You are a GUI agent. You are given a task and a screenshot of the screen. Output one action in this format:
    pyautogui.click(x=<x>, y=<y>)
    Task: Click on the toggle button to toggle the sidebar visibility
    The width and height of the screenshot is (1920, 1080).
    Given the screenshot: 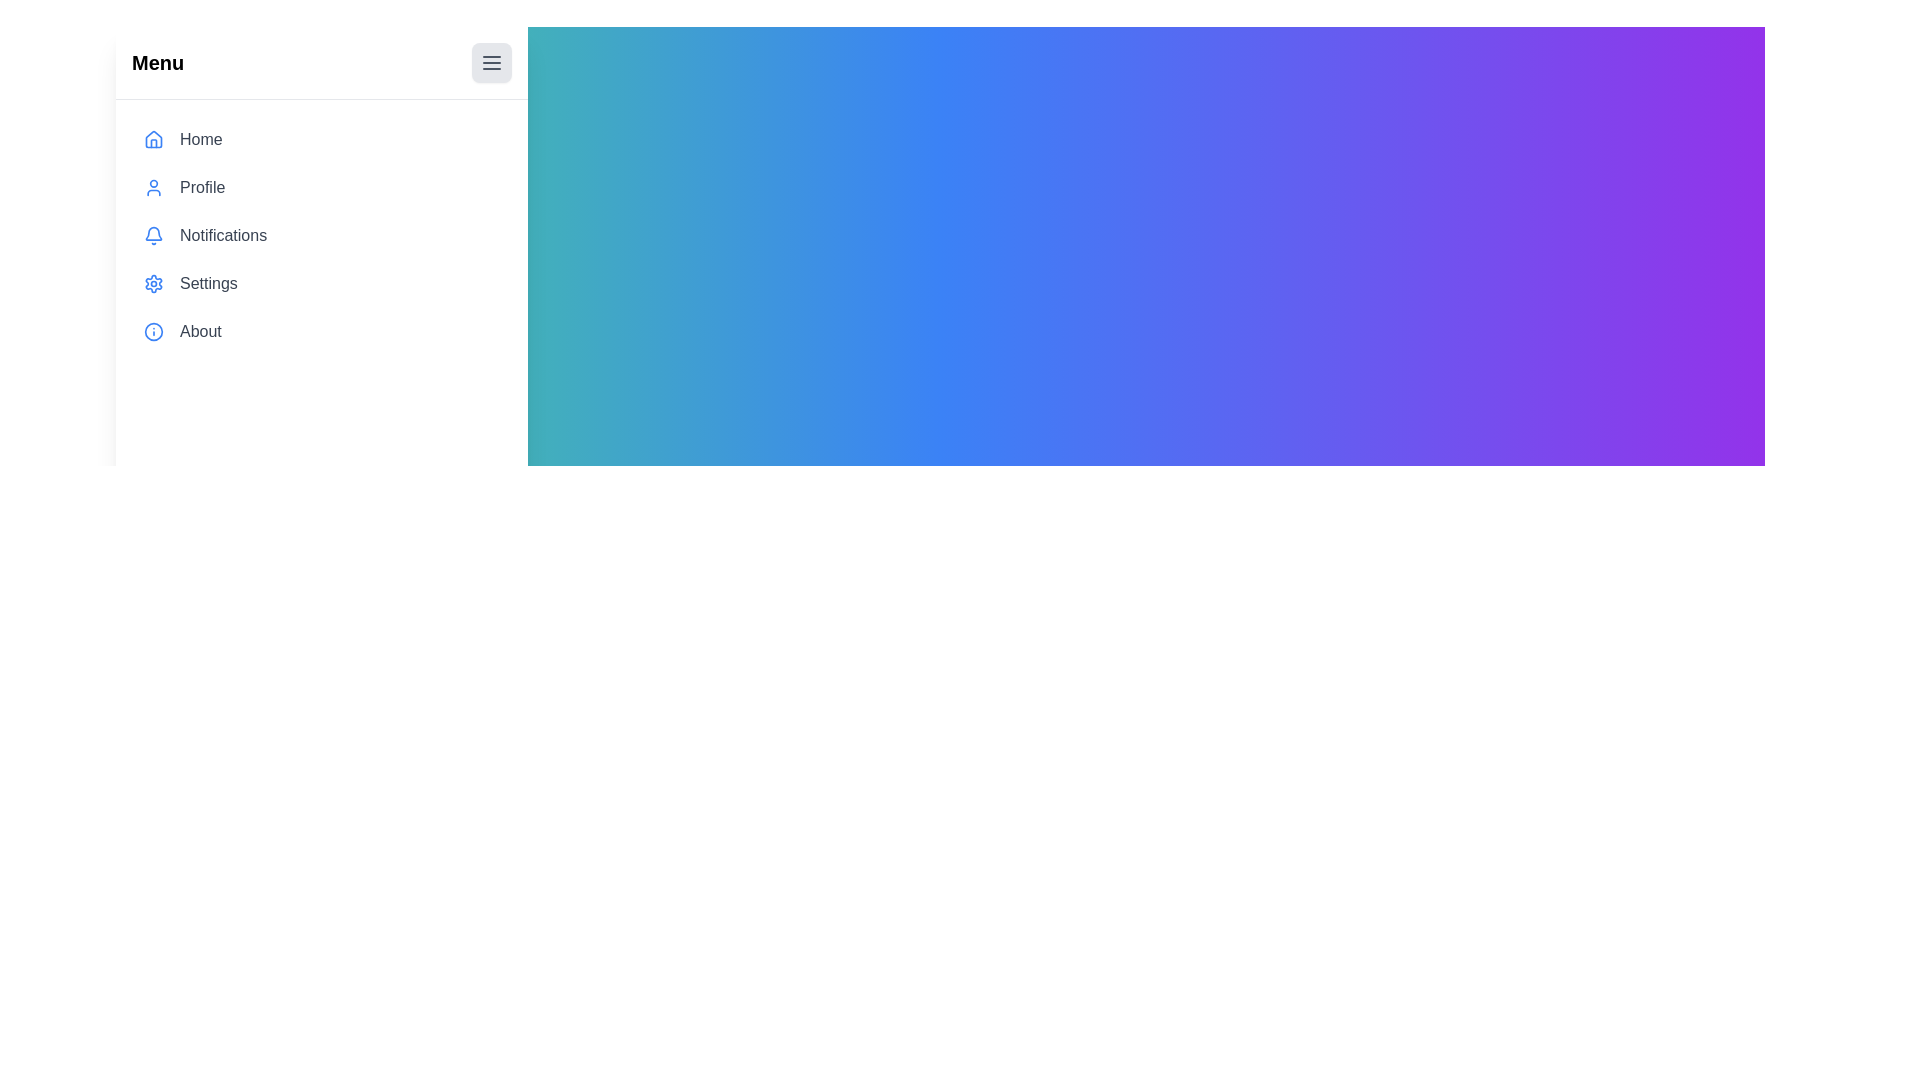 What is the action you would take?
    pyautogui.click(x=492, y=61)
    